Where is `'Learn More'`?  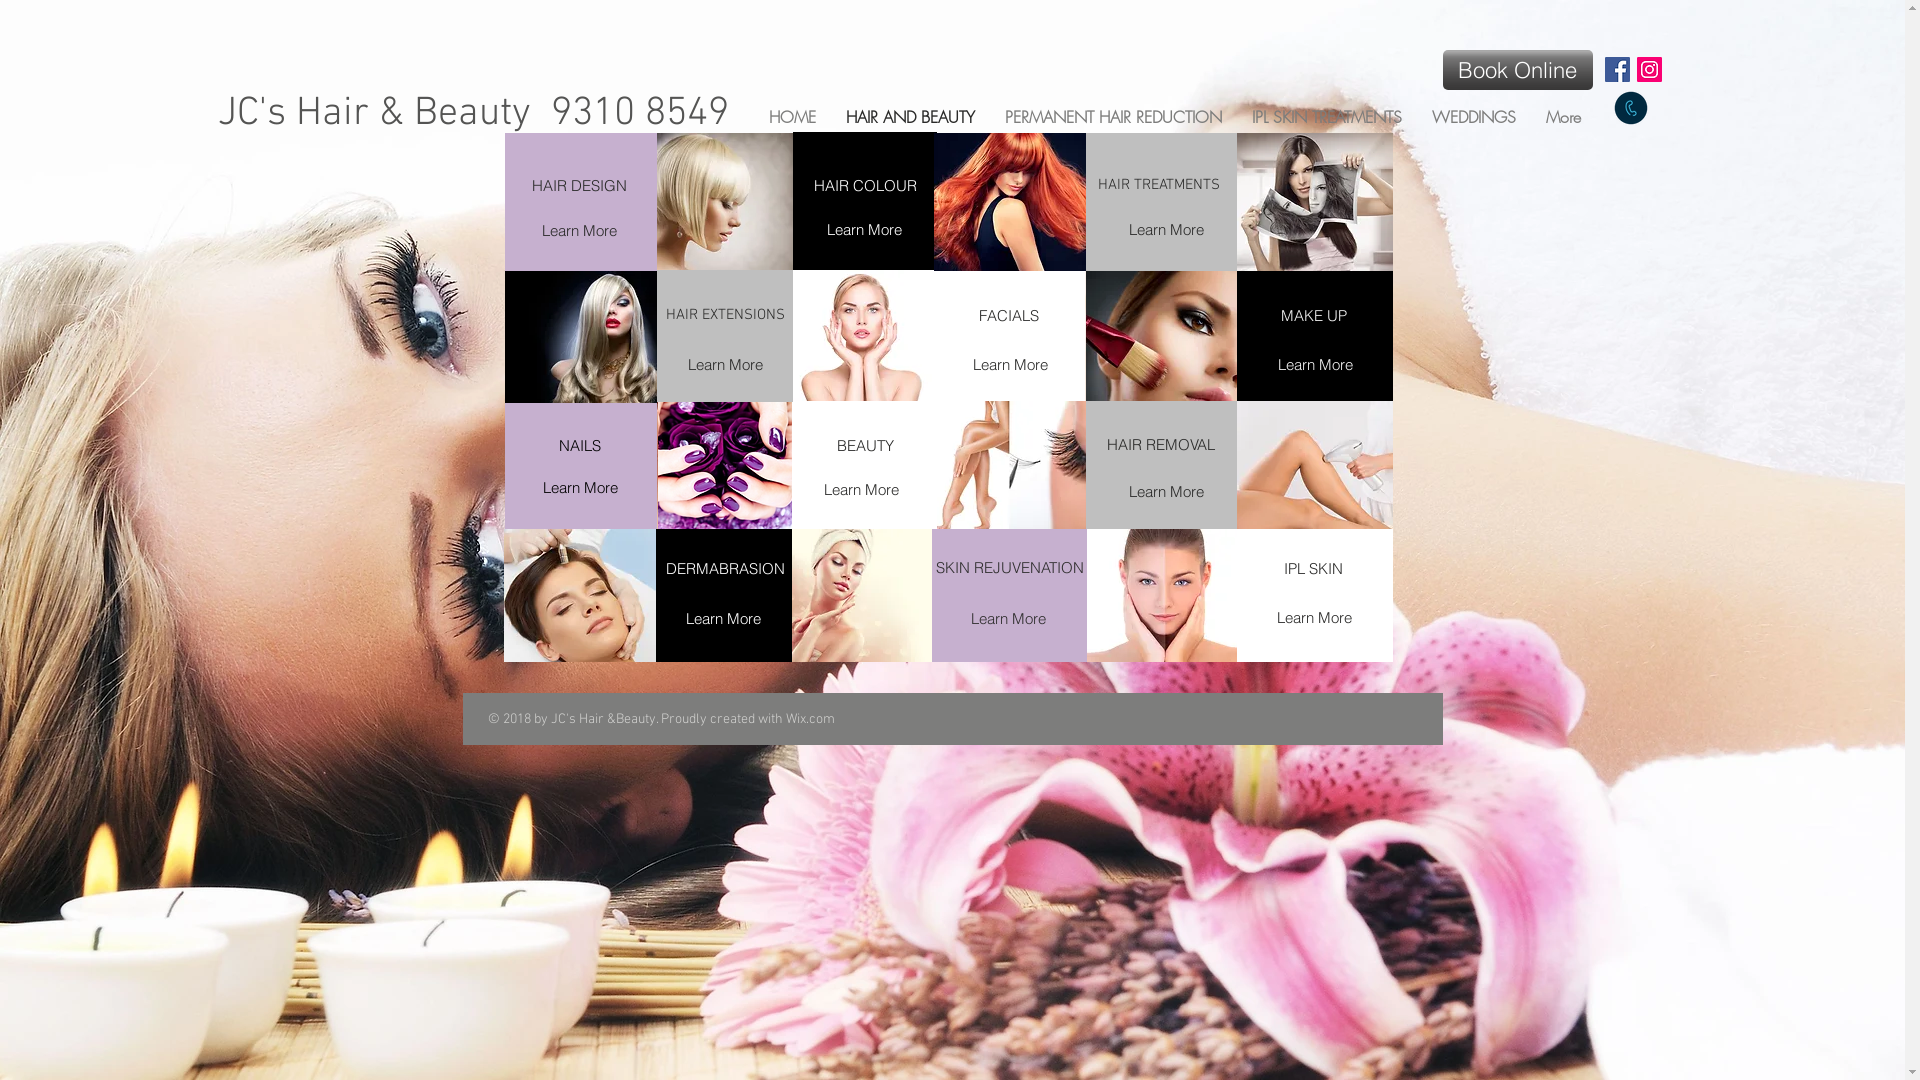 'Learn More' is located at coordinates (579, 486).